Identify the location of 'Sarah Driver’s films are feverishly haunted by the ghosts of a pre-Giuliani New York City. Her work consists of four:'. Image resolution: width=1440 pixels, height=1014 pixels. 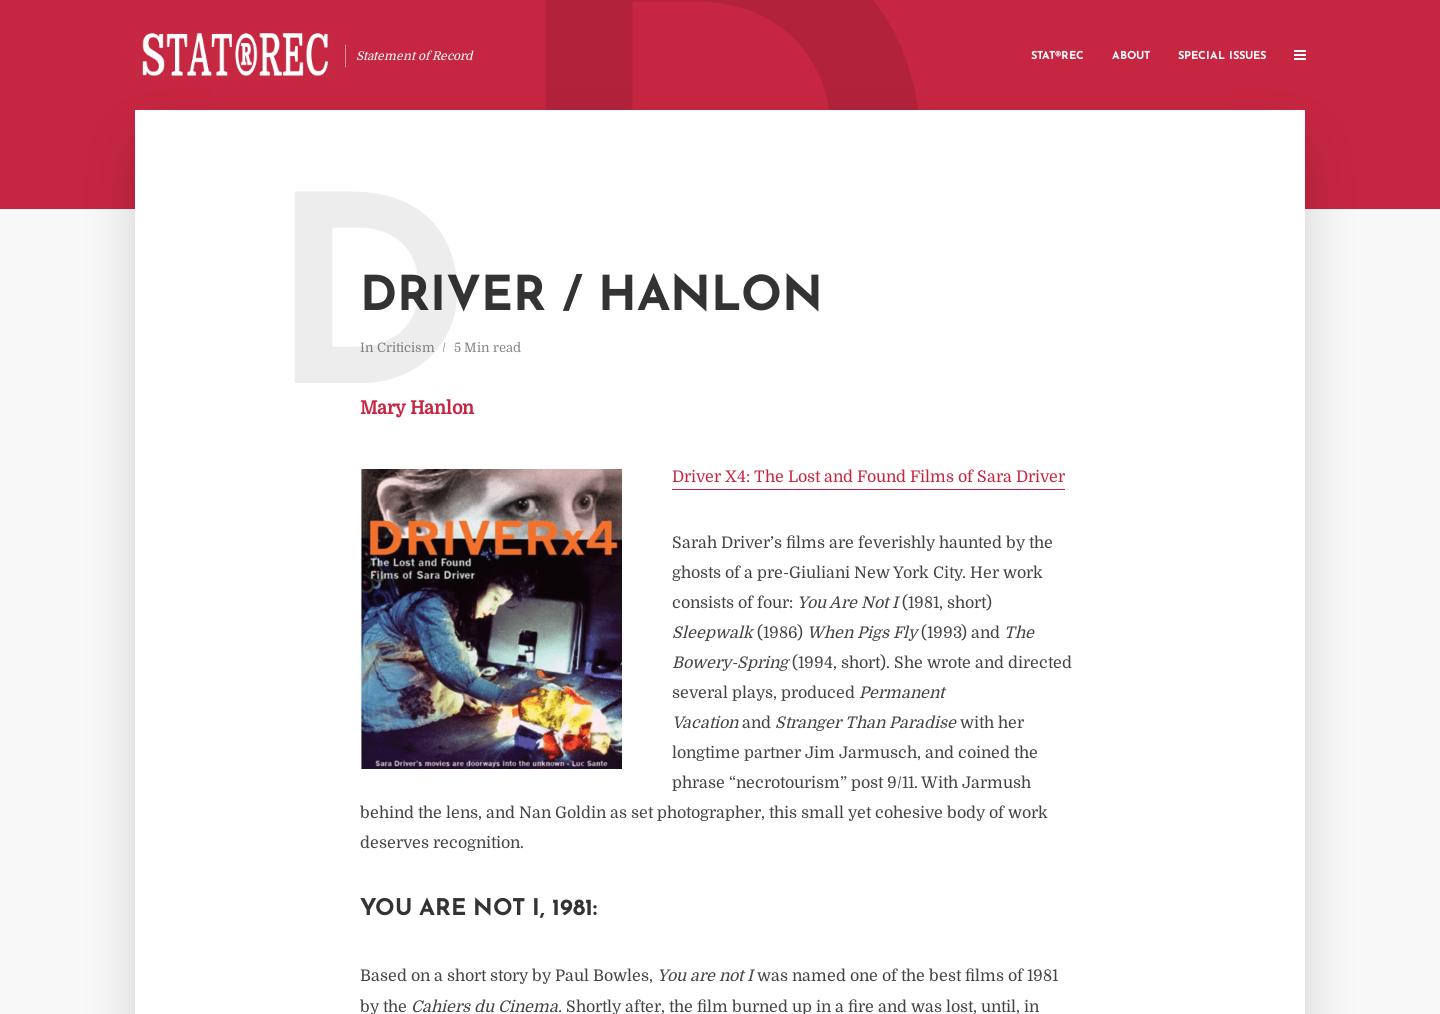
(861, 570).